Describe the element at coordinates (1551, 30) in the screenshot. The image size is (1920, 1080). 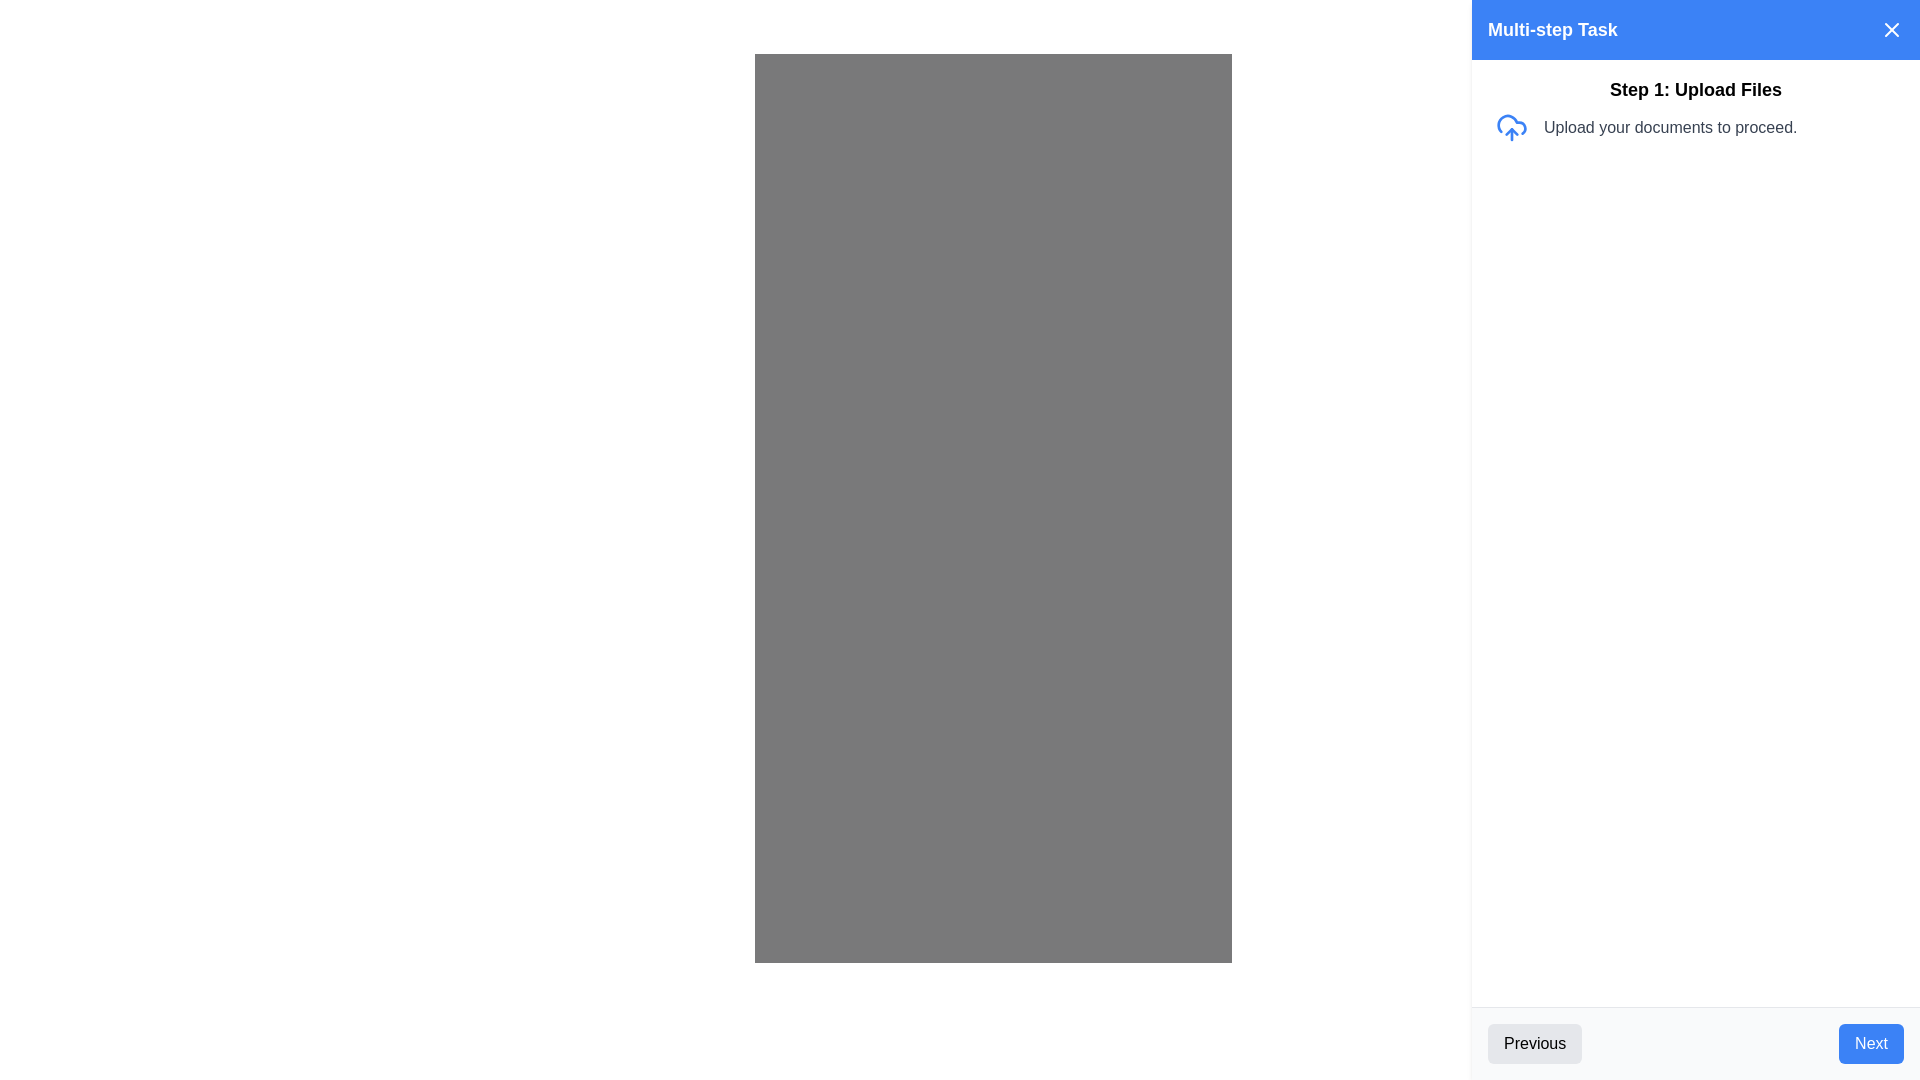
I see `the static text label indicating the 'Multi-step Task' process located in the top left corner of the blue header section` at that location.